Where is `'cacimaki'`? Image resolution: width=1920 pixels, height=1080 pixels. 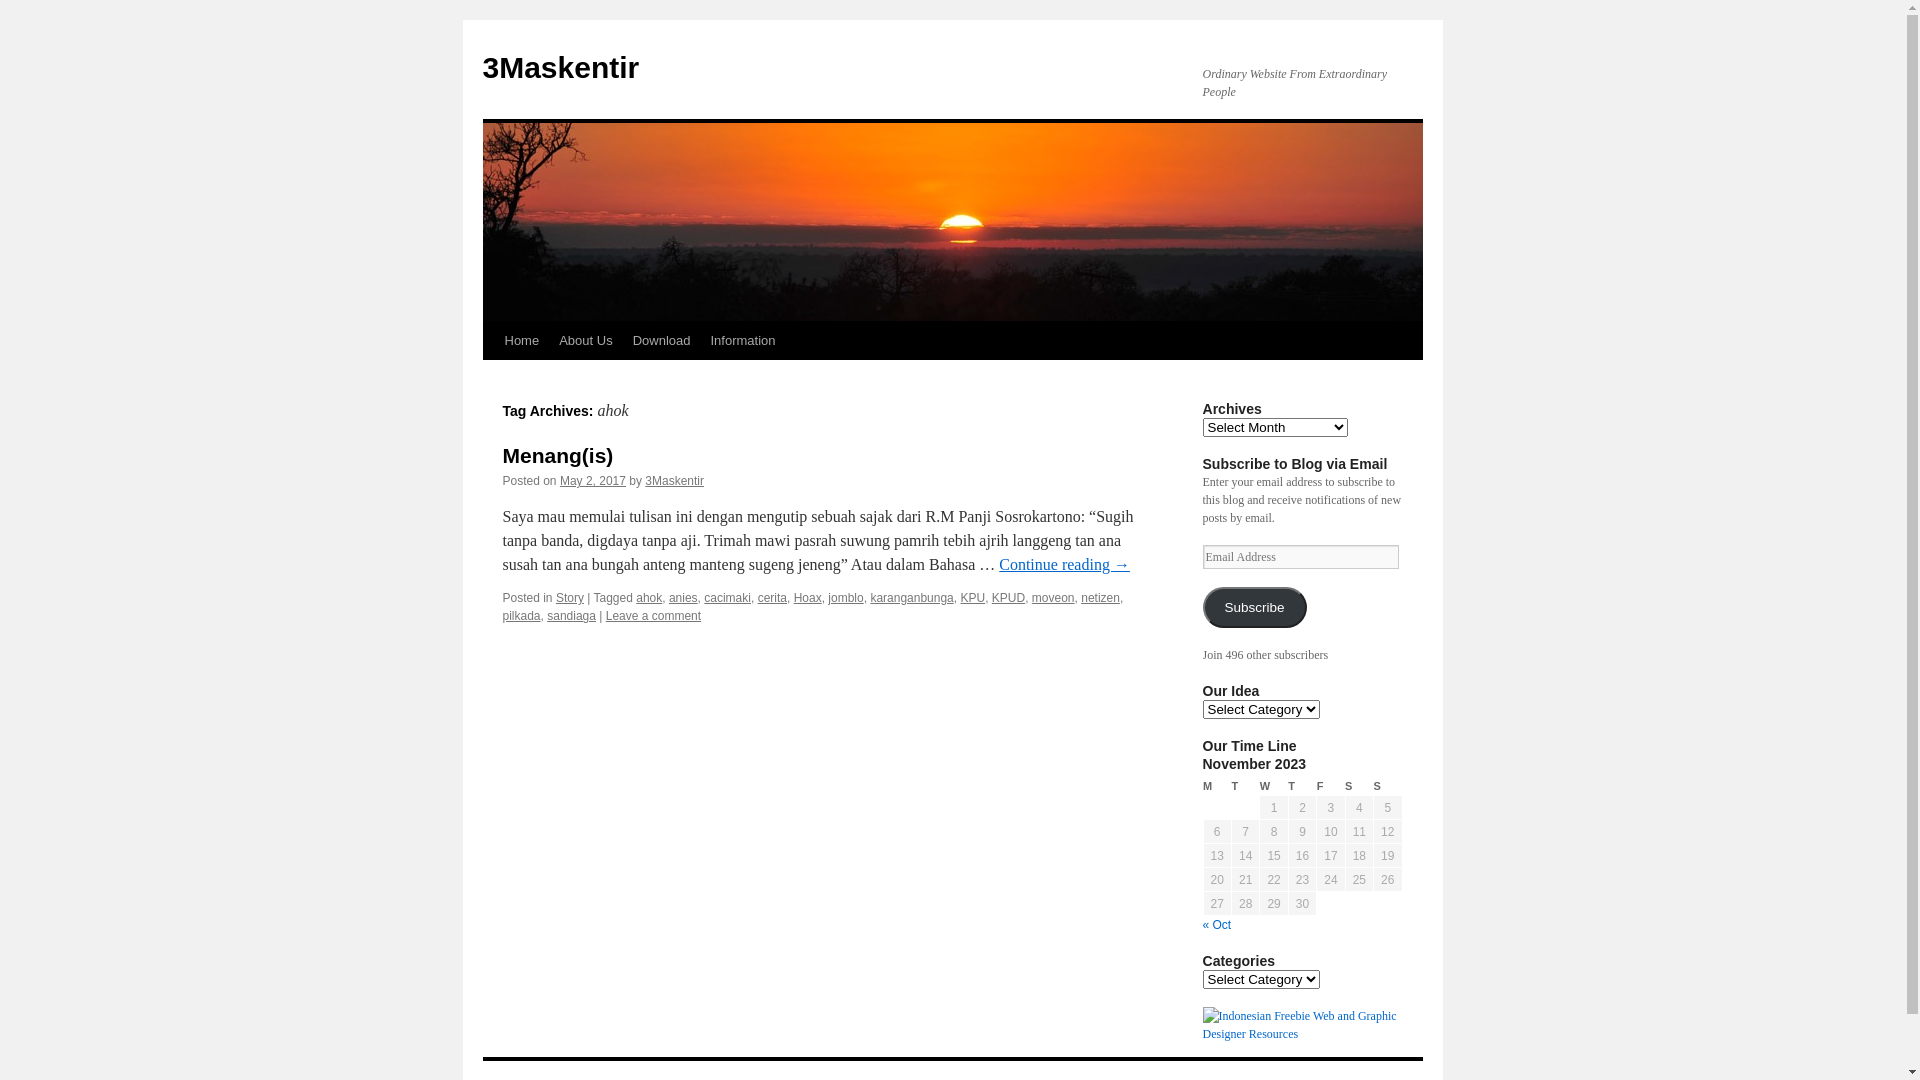
'cacimaki' is located at coordinates (704, 596).